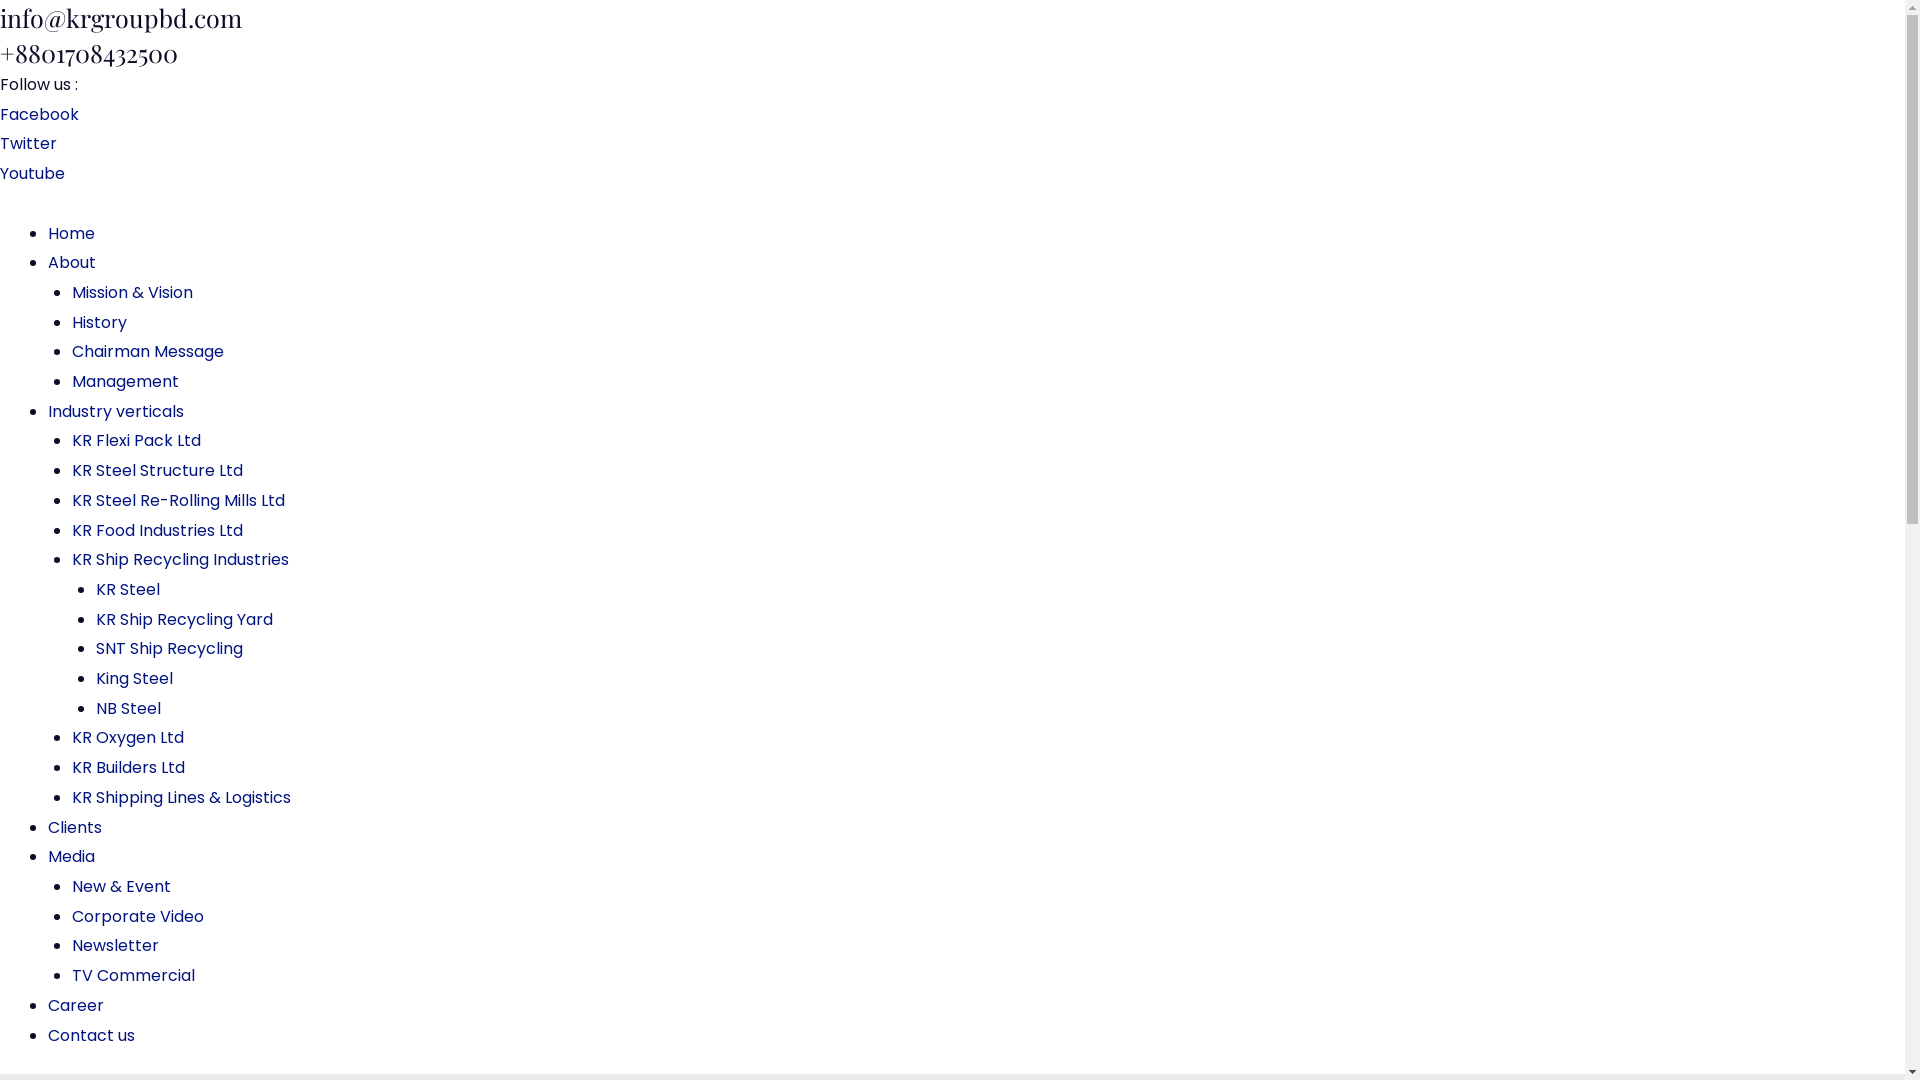  What do you see at coordinates (76, 1005) in the screenshot?
I see `'Career'` at bounding box center [76, 1005].